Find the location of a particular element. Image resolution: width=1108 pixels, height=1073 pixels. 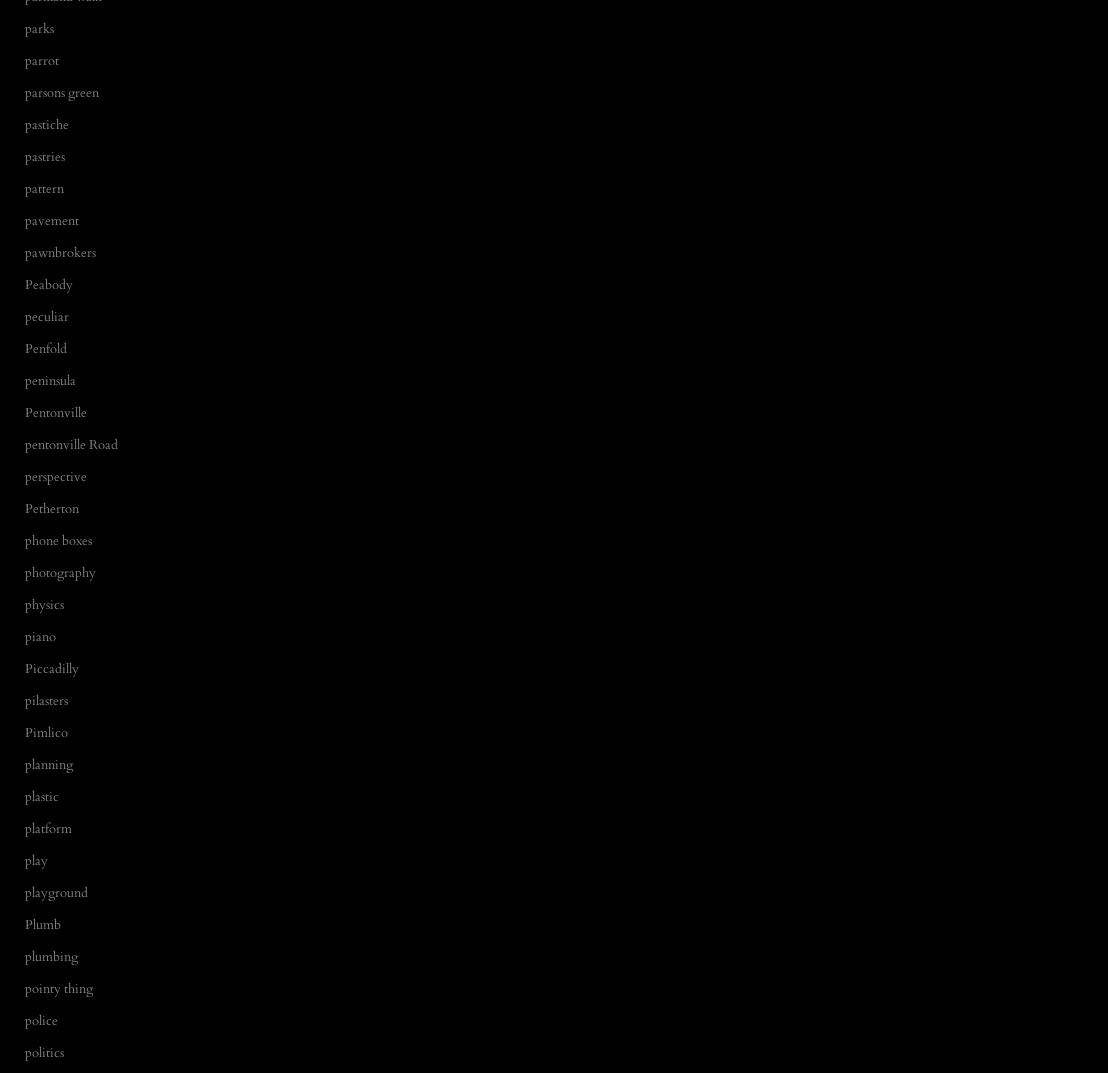

'police' is located at coordinates (41, 1019).